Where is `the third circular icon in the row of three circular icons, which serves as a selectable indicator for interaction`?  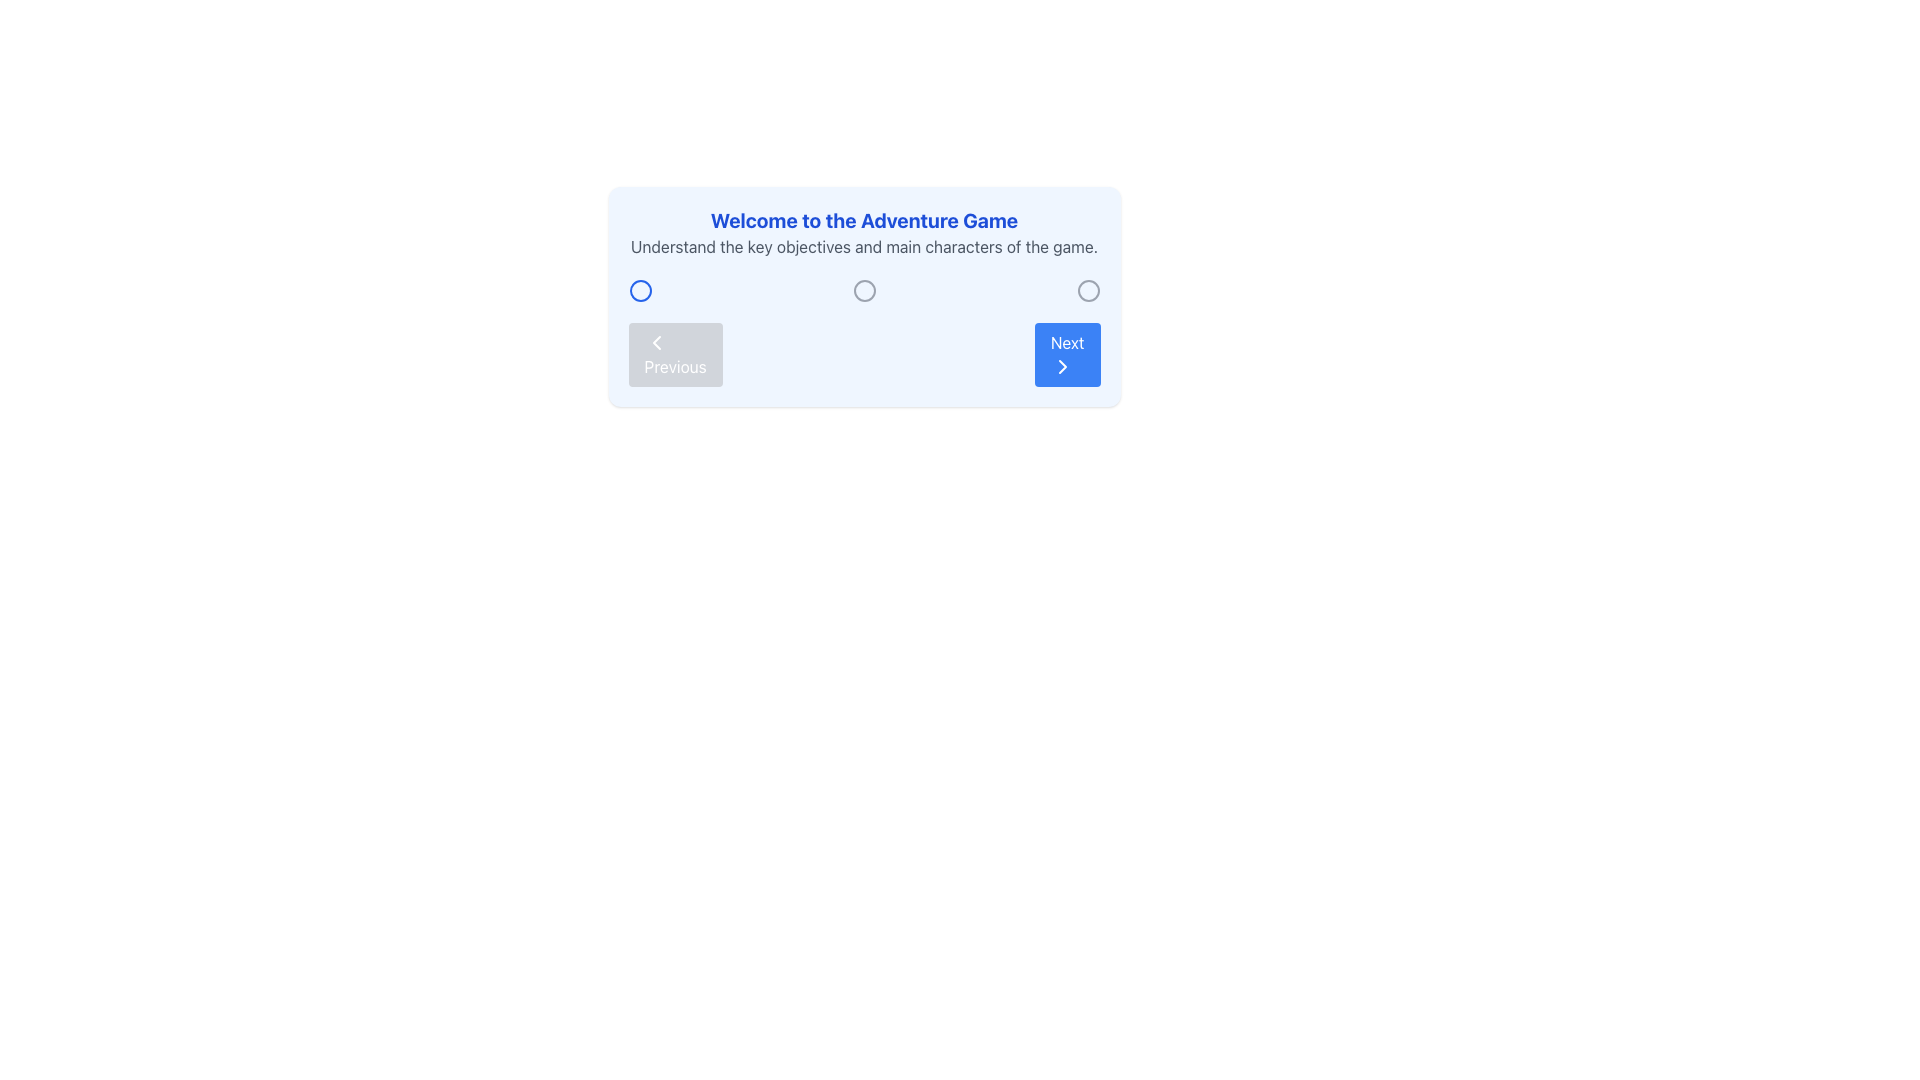
the third circular icon in the row of three circular icons, which serves as a selectable indicator for interaction is located at coordinates (1087, 290).